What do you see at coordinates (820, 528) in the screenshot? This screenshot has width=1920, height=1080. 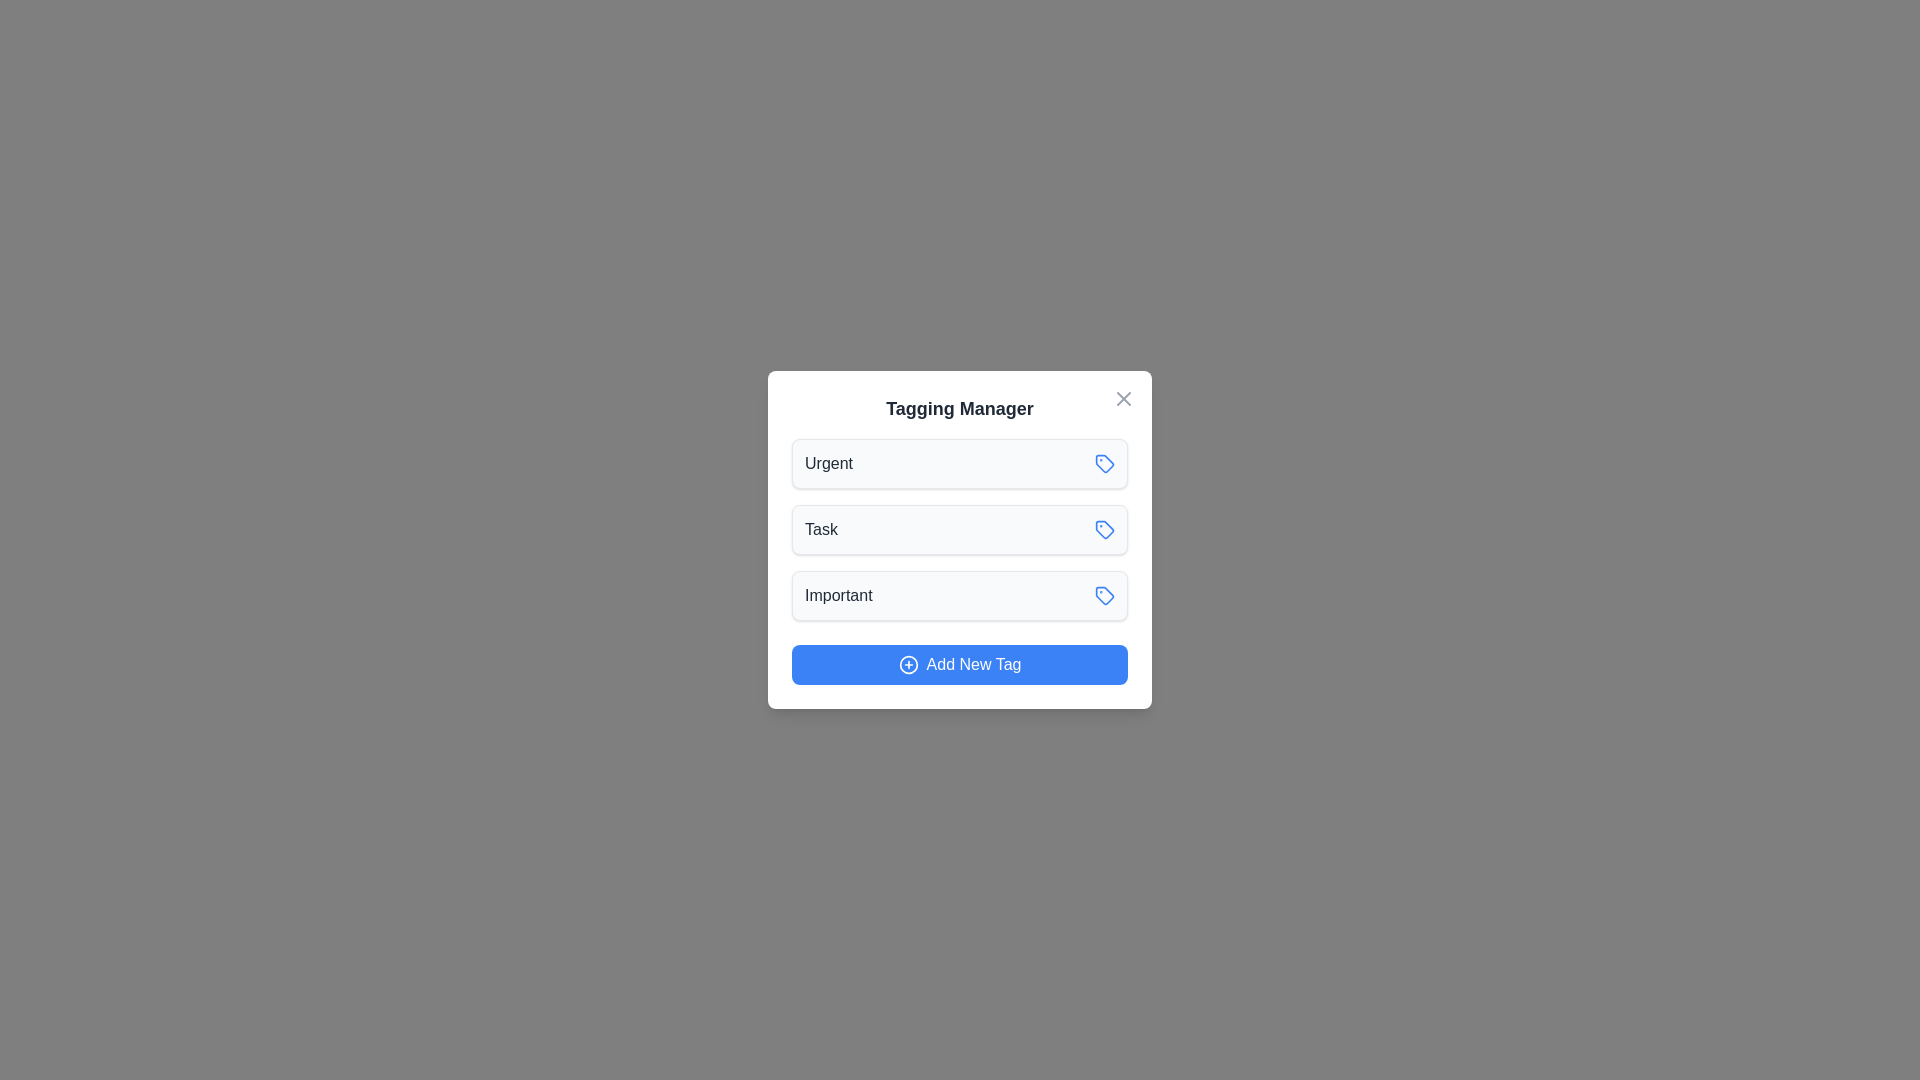 I see `the text of the tag Task` at bounding box center [820, 528].